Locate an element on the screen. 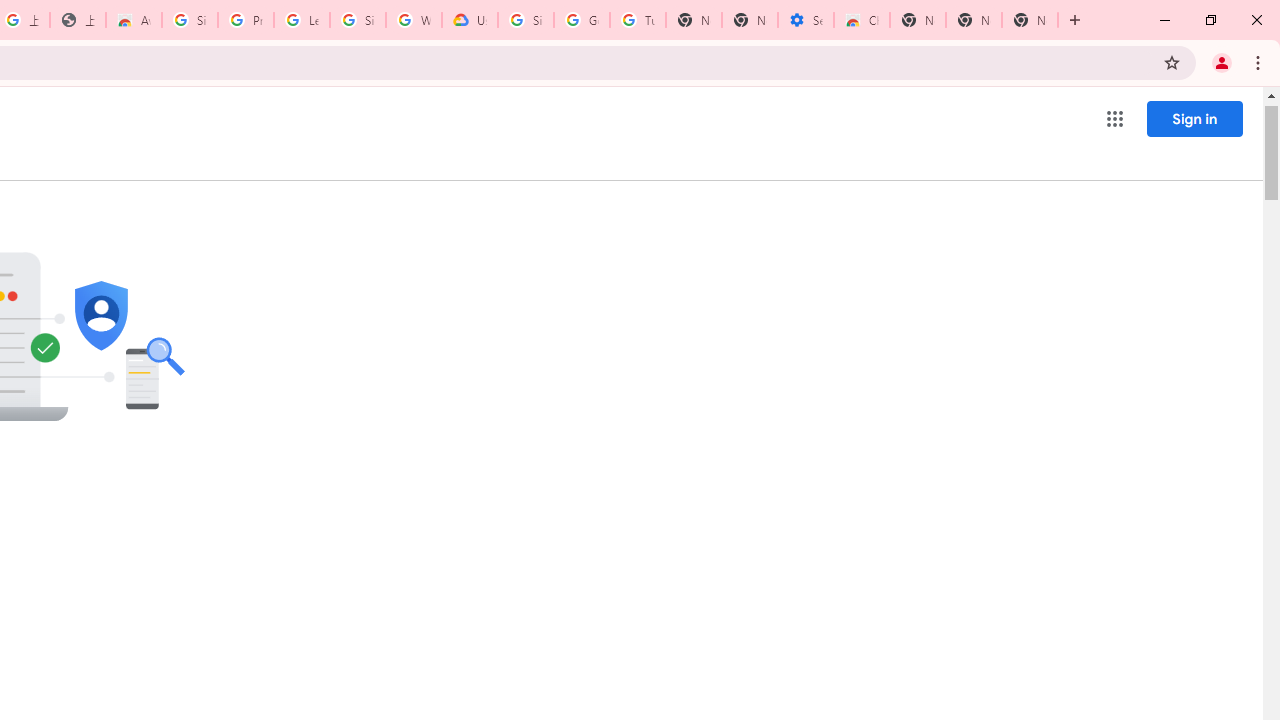 The image size is (1280, 720). 'Settings - Accessibility' is located at coordinates (806, 20).